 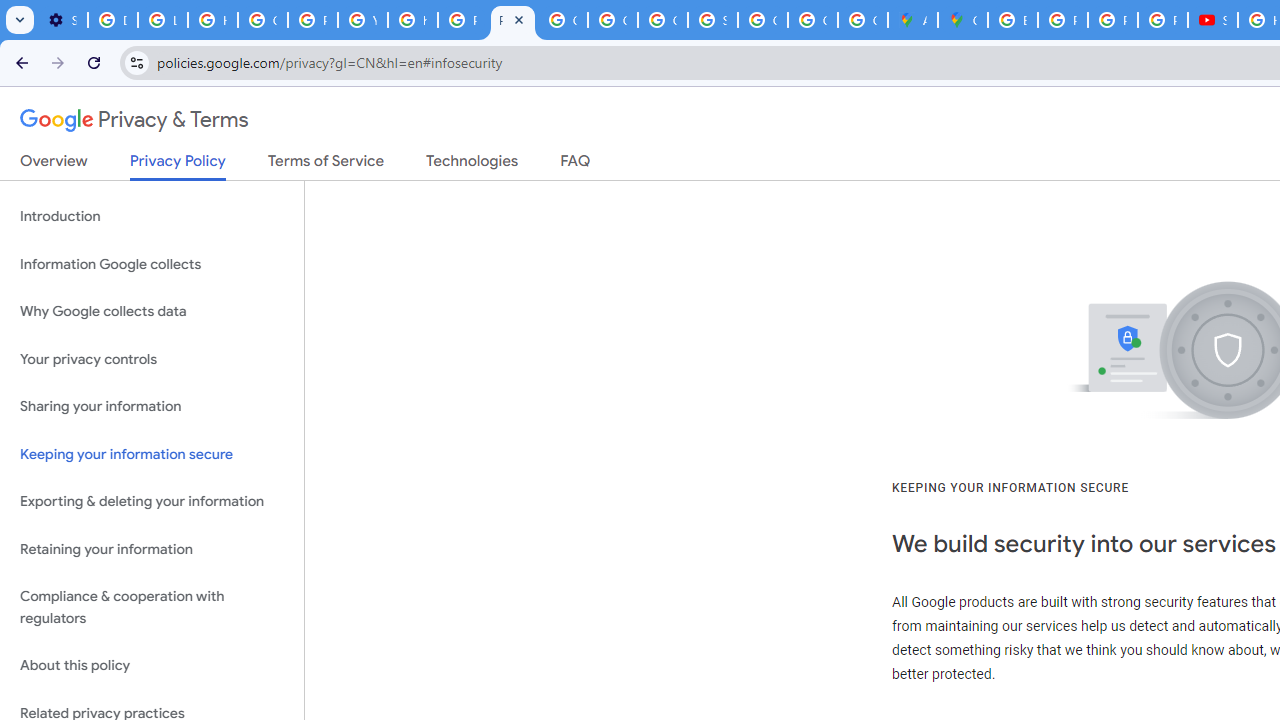 What do you see at coordinates (262, 20) in the screenshot?
I see `'Google Account Help'` at bounding box center [262, 20].